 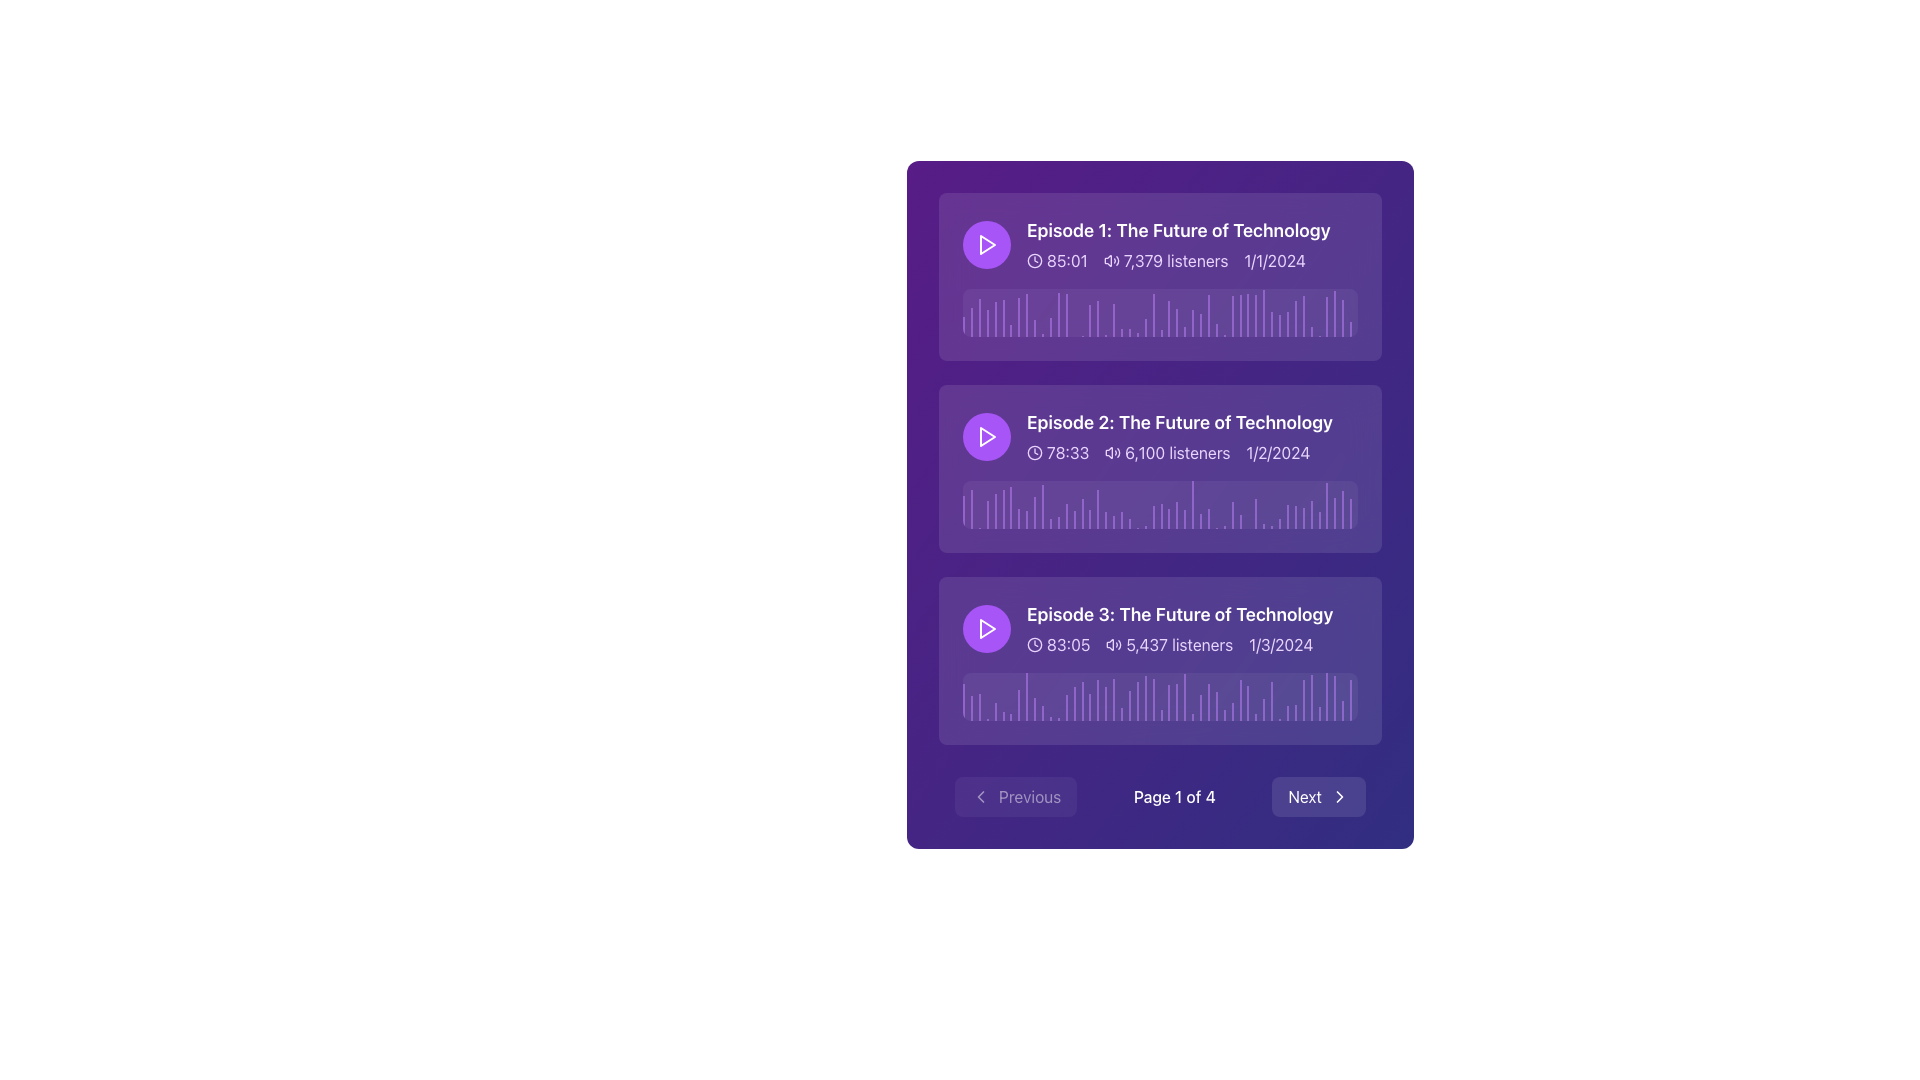 What do you see at coordinates (1073, 519) in the screenshot?
I see `details of the progress marker, a thin vertical bar with a purple tint located within the second waveform representation, occupying the 15th position among similar vertical bars` at bounding box center [1073, 519].